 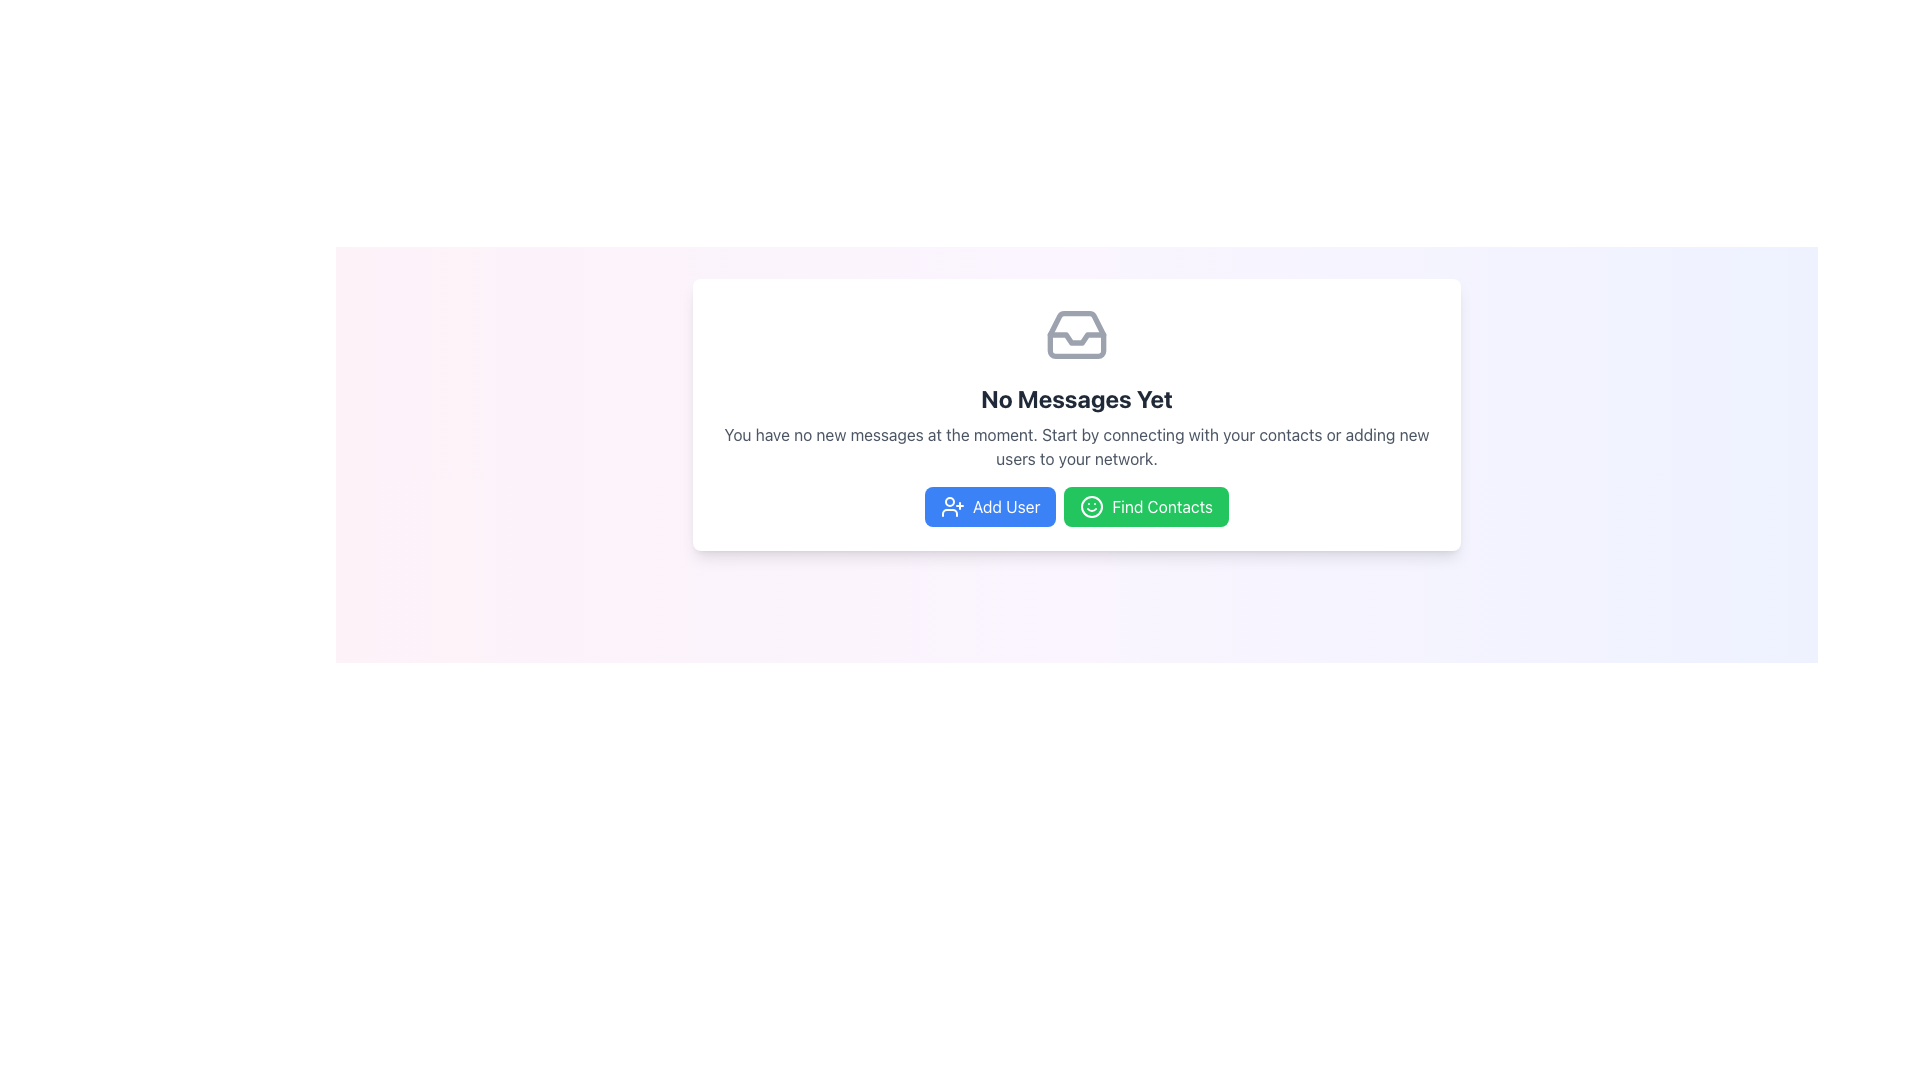 What do you see at coordinates (1146, 505) in the screenshot?
I see `the 'Find Contacts' button using keyboard navigation` at bounding box center [1146, 505].